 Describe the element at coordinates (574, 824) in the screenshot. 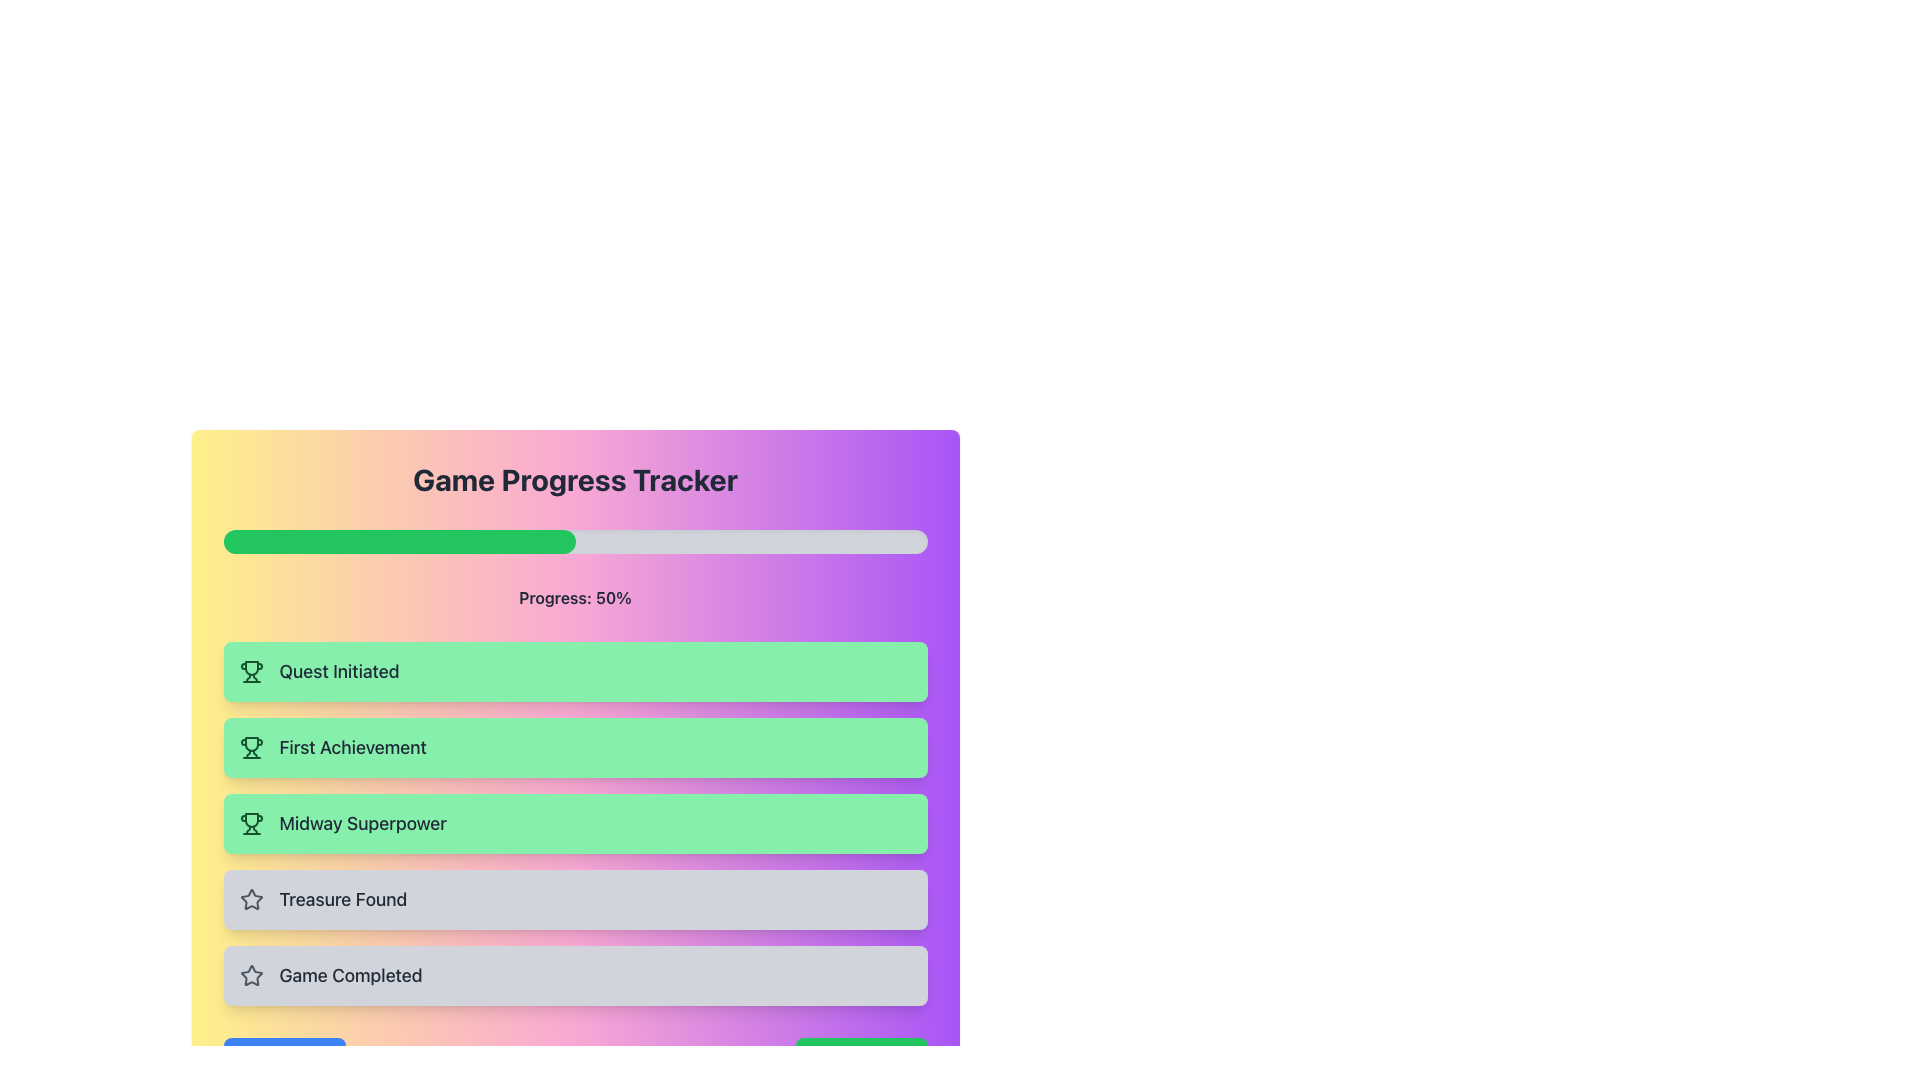

I see `the milestone list item named 'Midway Superpower' in the 'Game Progress Tracker' section, which is the third item in the vertical list of progress indicators` at that location.